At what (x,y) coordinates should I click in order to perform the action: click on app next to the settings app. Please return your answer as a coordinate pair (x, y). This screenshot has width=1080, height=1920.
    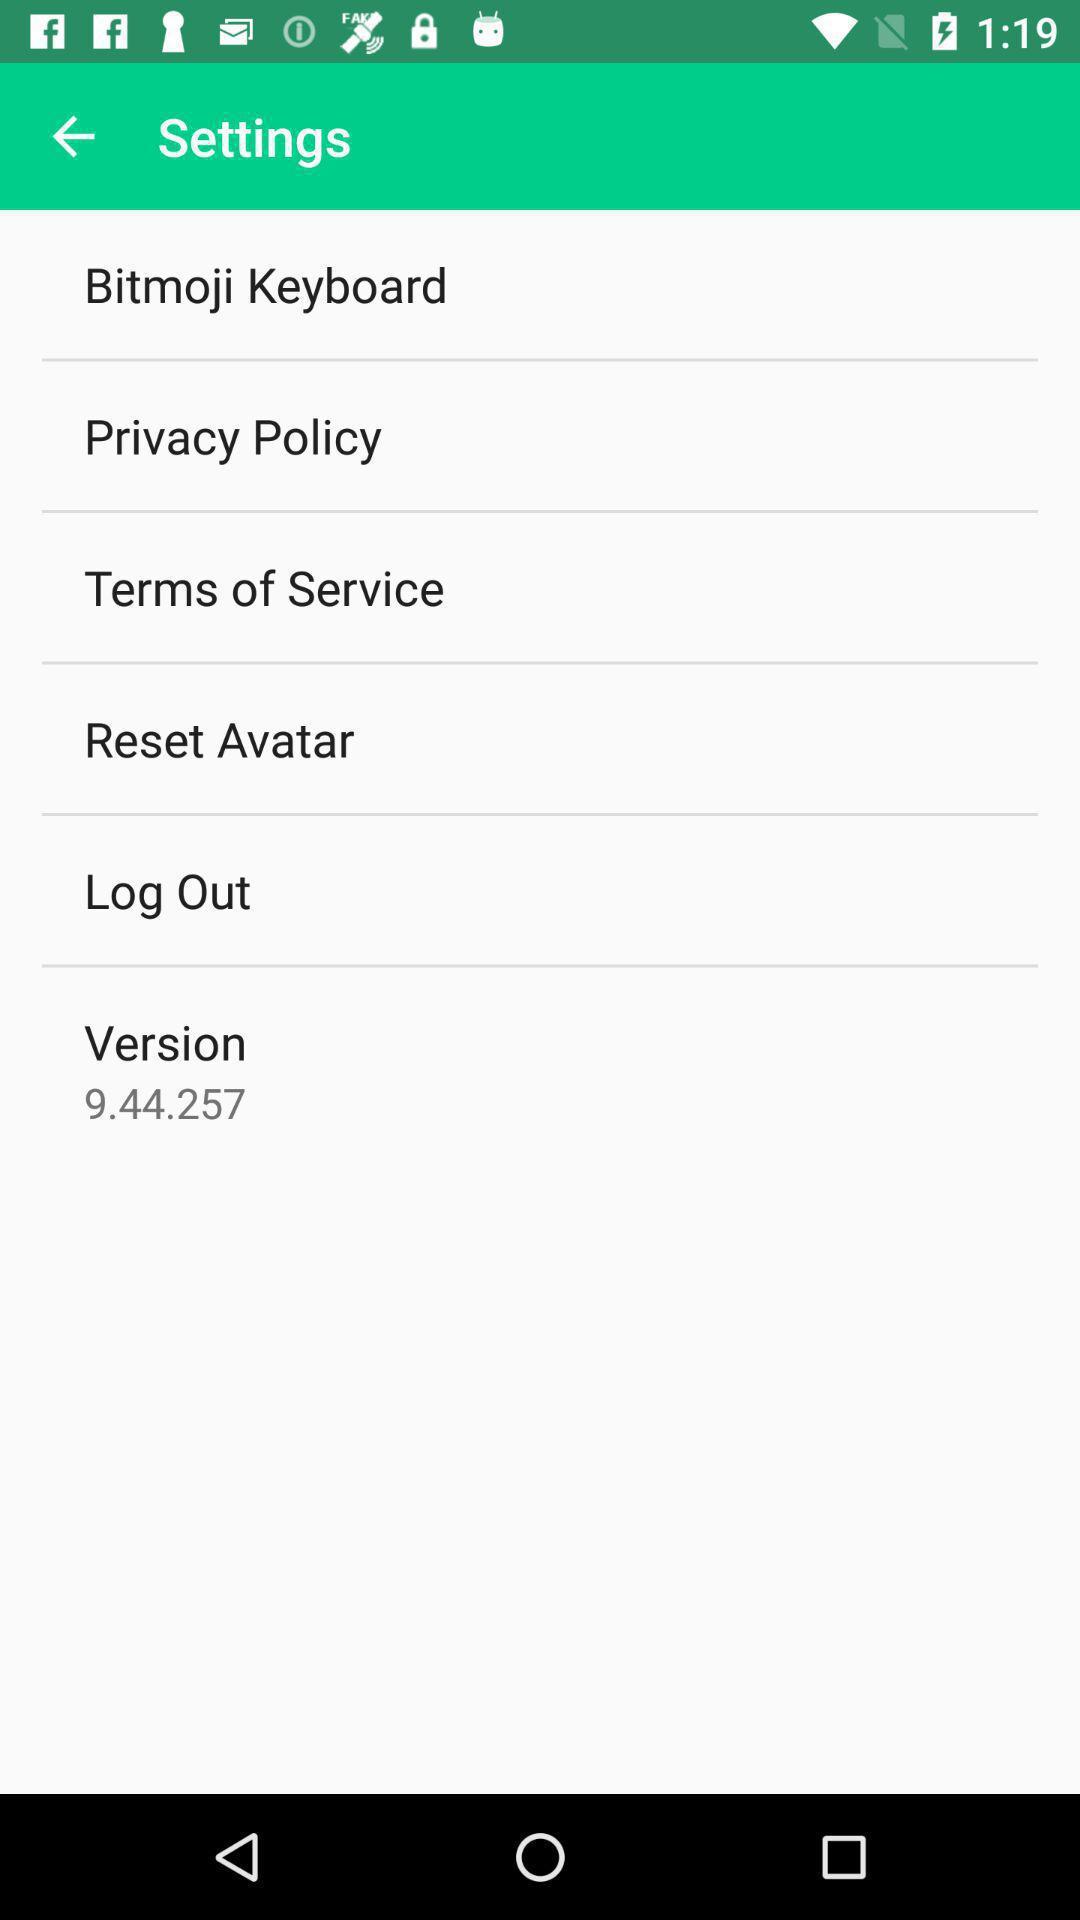
    Looking at the image, I should click on (72, 135).